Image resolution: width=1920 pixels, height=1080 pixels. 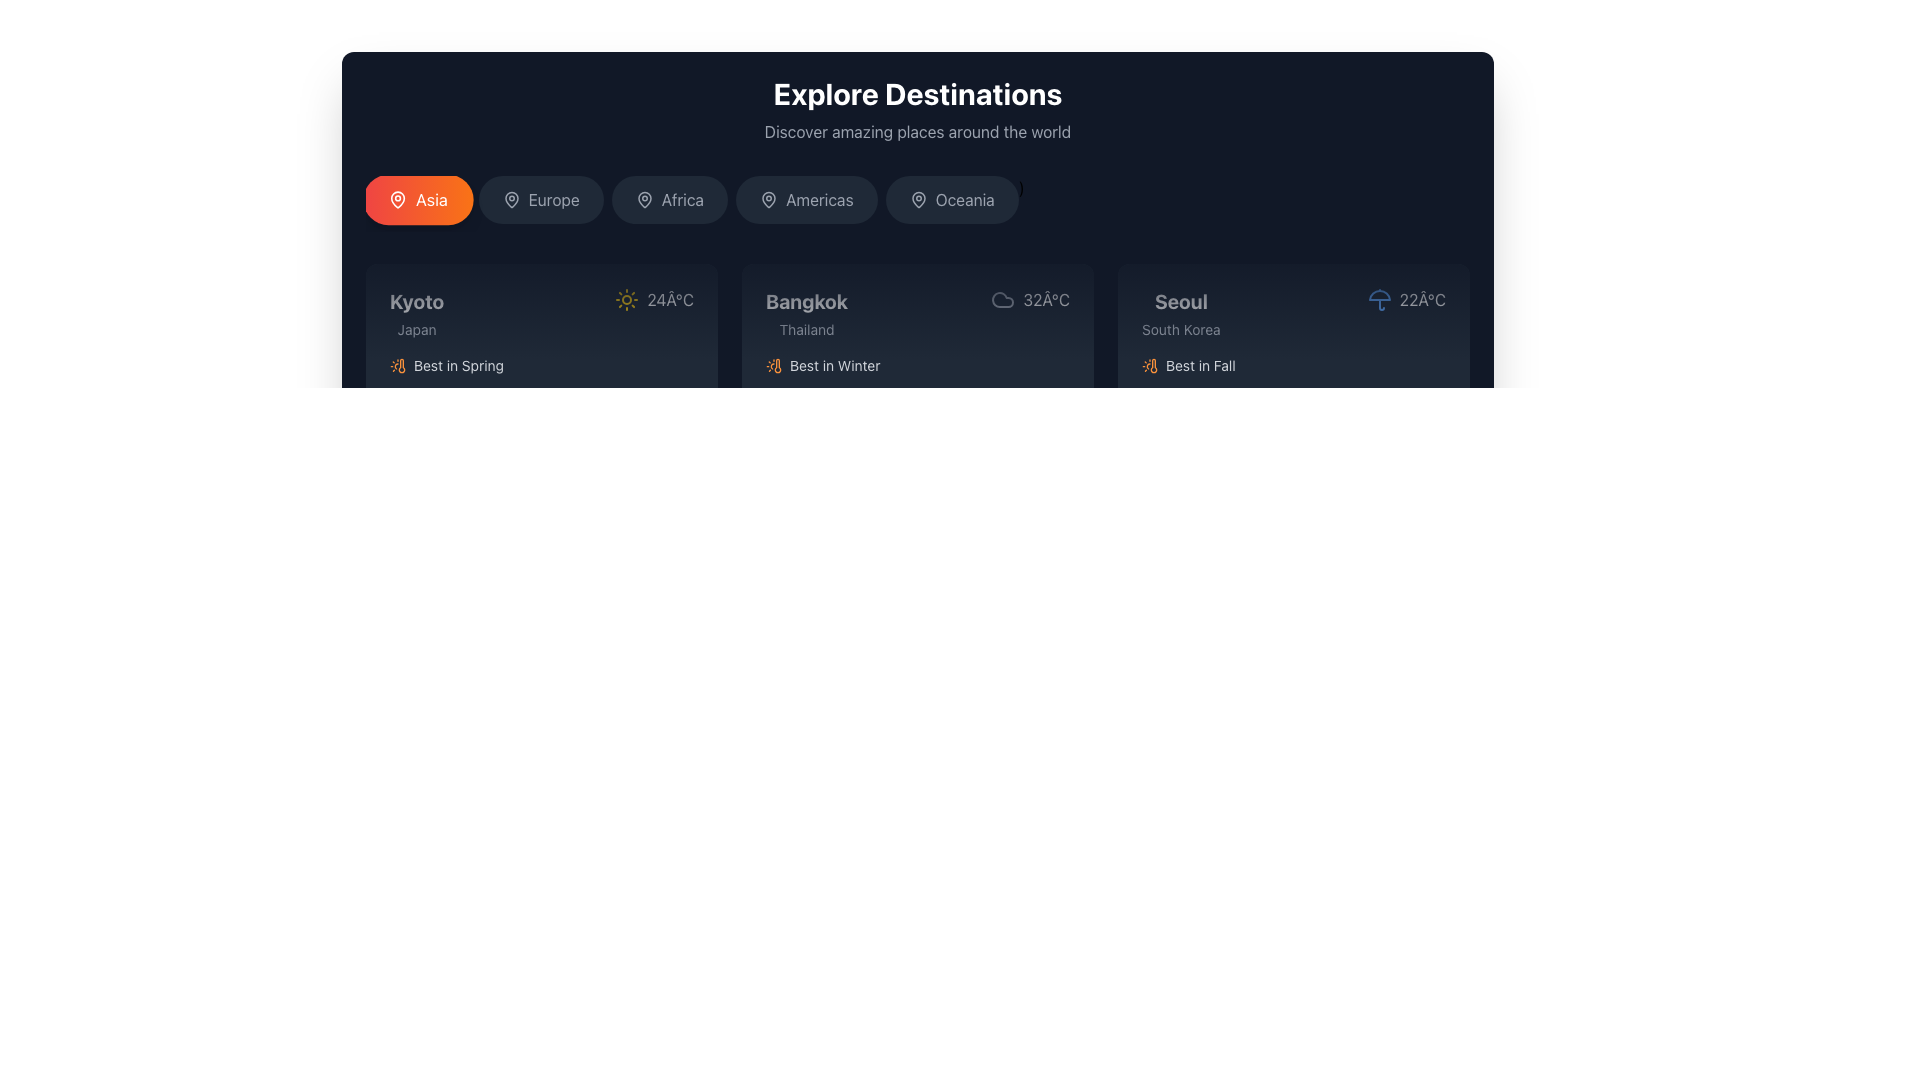 I want to click on text label indicating the country 'Thailand', which is positioned beneath the text 'Bangkok' in the middle card of the displayed interface, so click(x=806, y=329).